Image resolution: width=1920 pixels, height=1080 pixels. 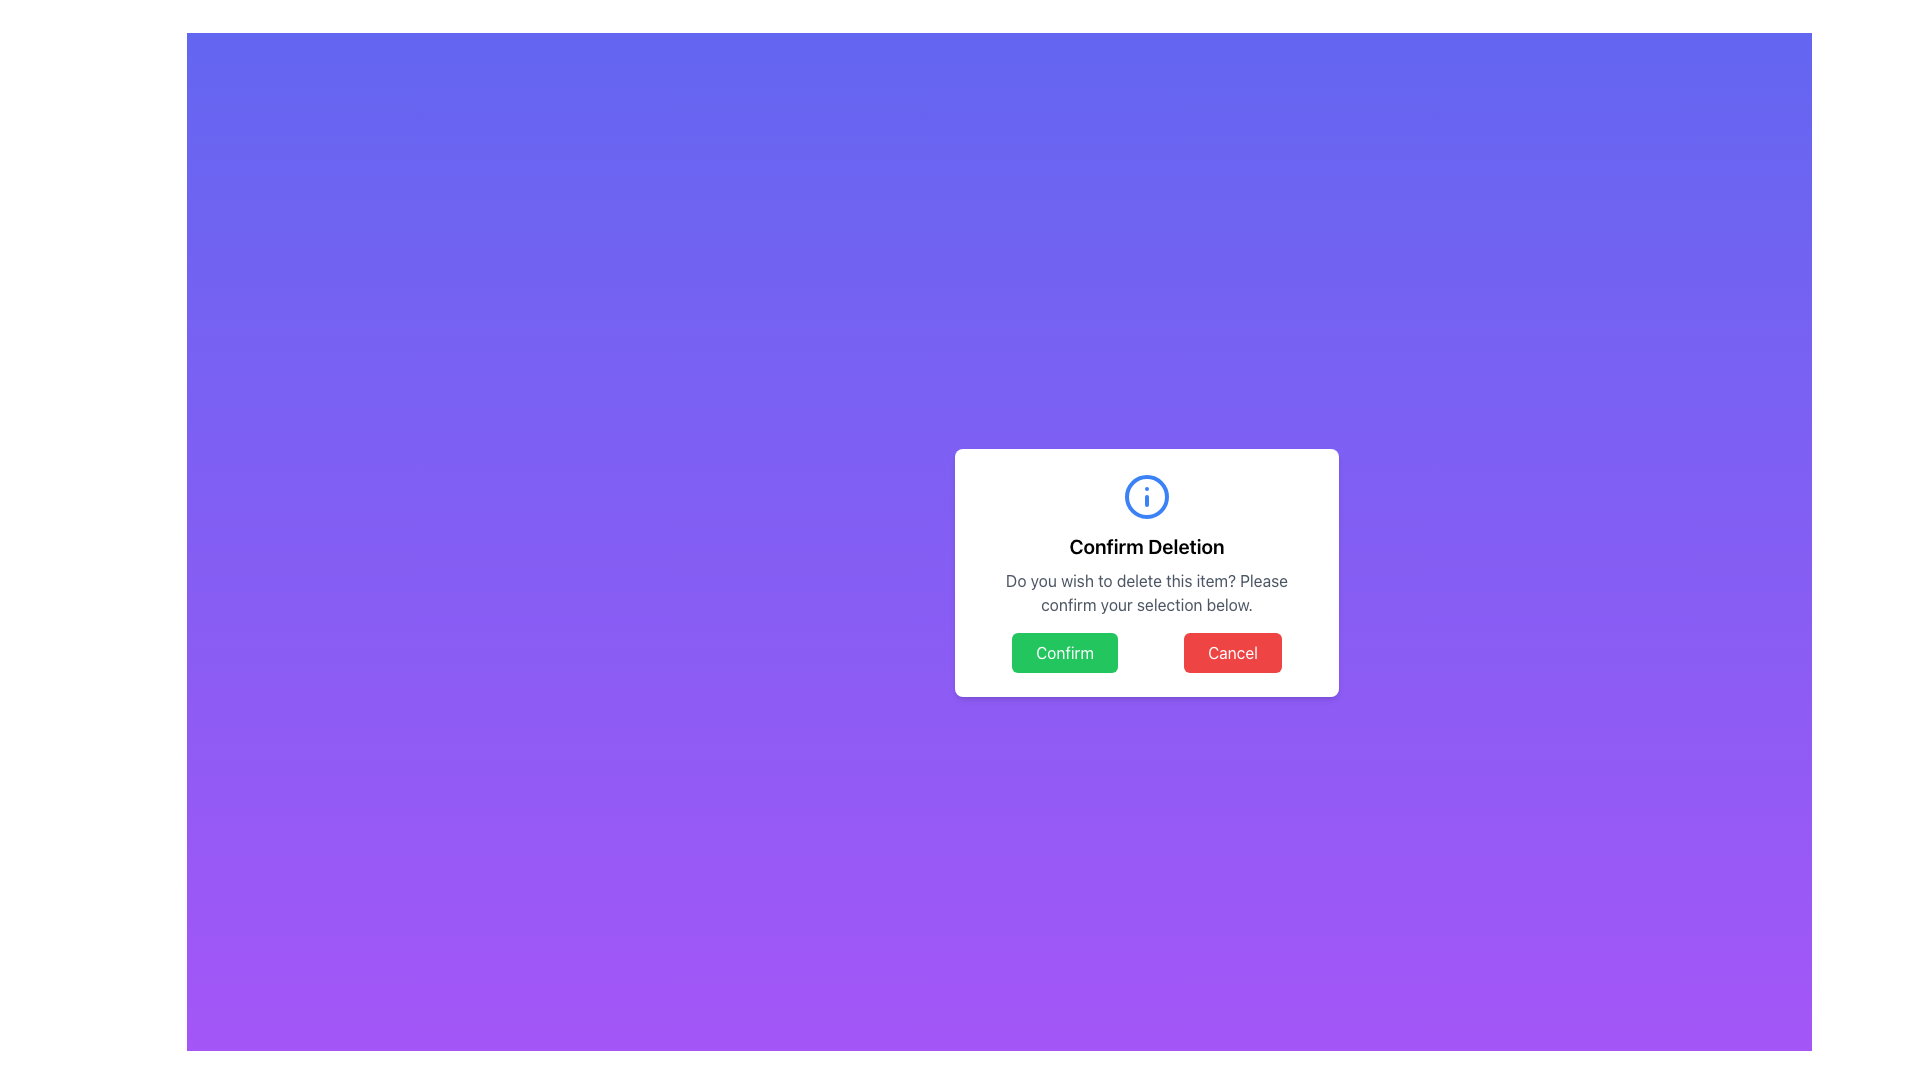 I want to click on the prominent circular info icon with a blue outline and 'i' character located at the top-center of the modal window titled 'Confirm Deletion', so click(x=1147, y=496).